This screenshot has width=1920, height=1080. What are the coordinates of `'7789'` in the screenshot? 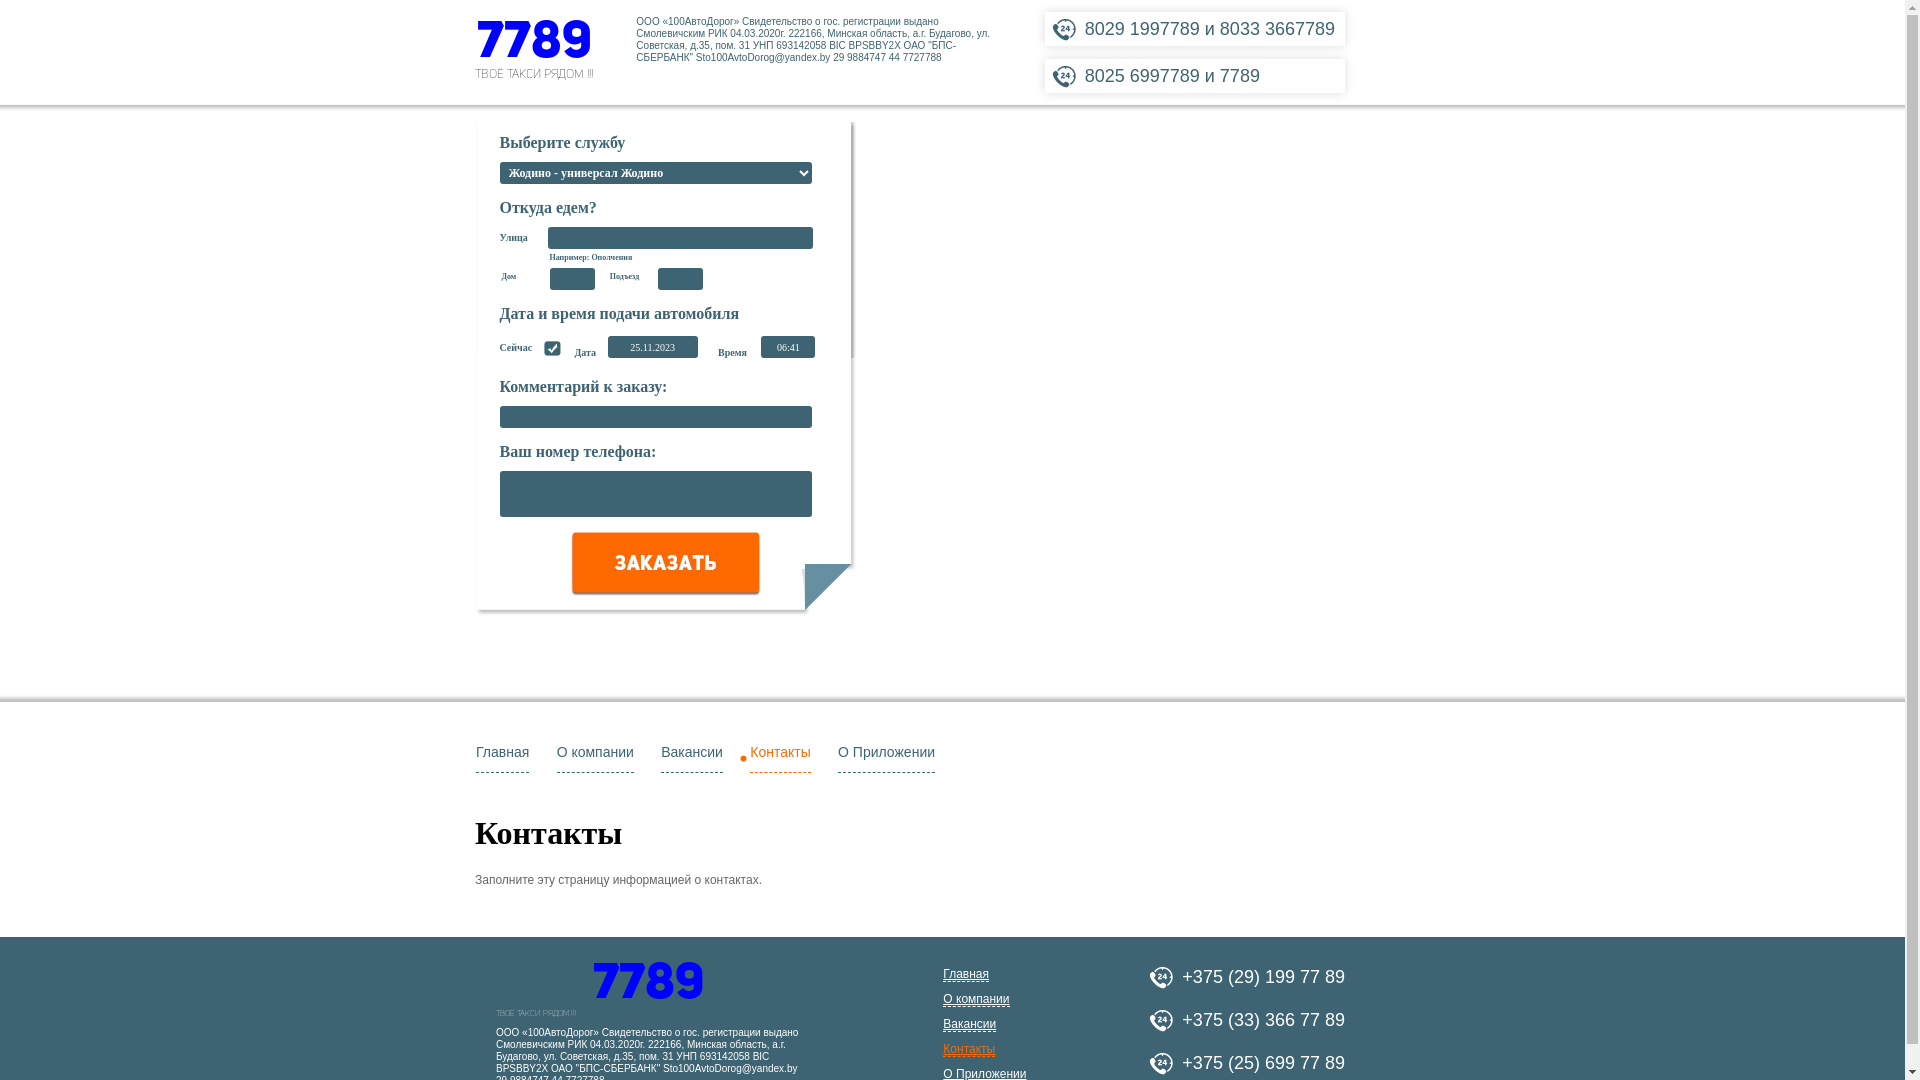 It's located at (495, 983).